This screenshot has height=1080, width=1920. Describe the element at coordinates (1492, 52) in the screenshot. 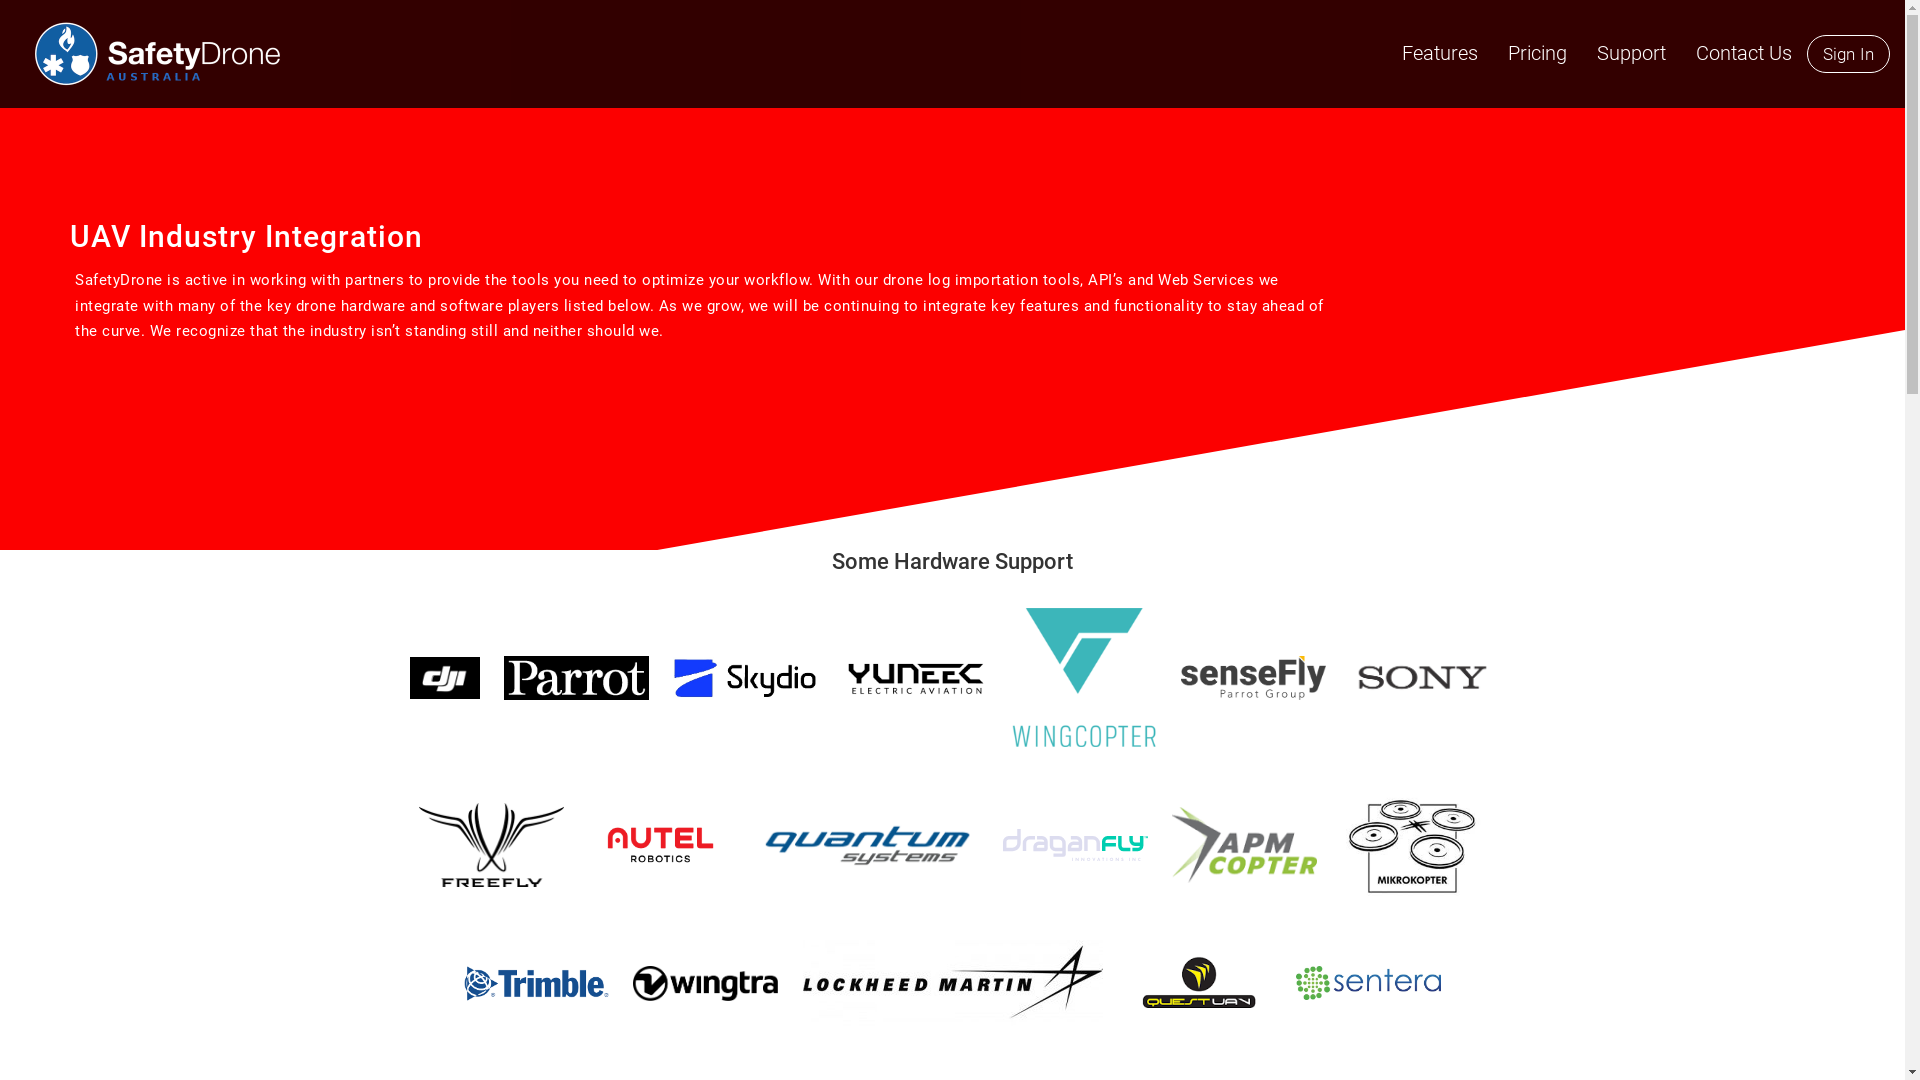

I see `'Pricing'` at that location.